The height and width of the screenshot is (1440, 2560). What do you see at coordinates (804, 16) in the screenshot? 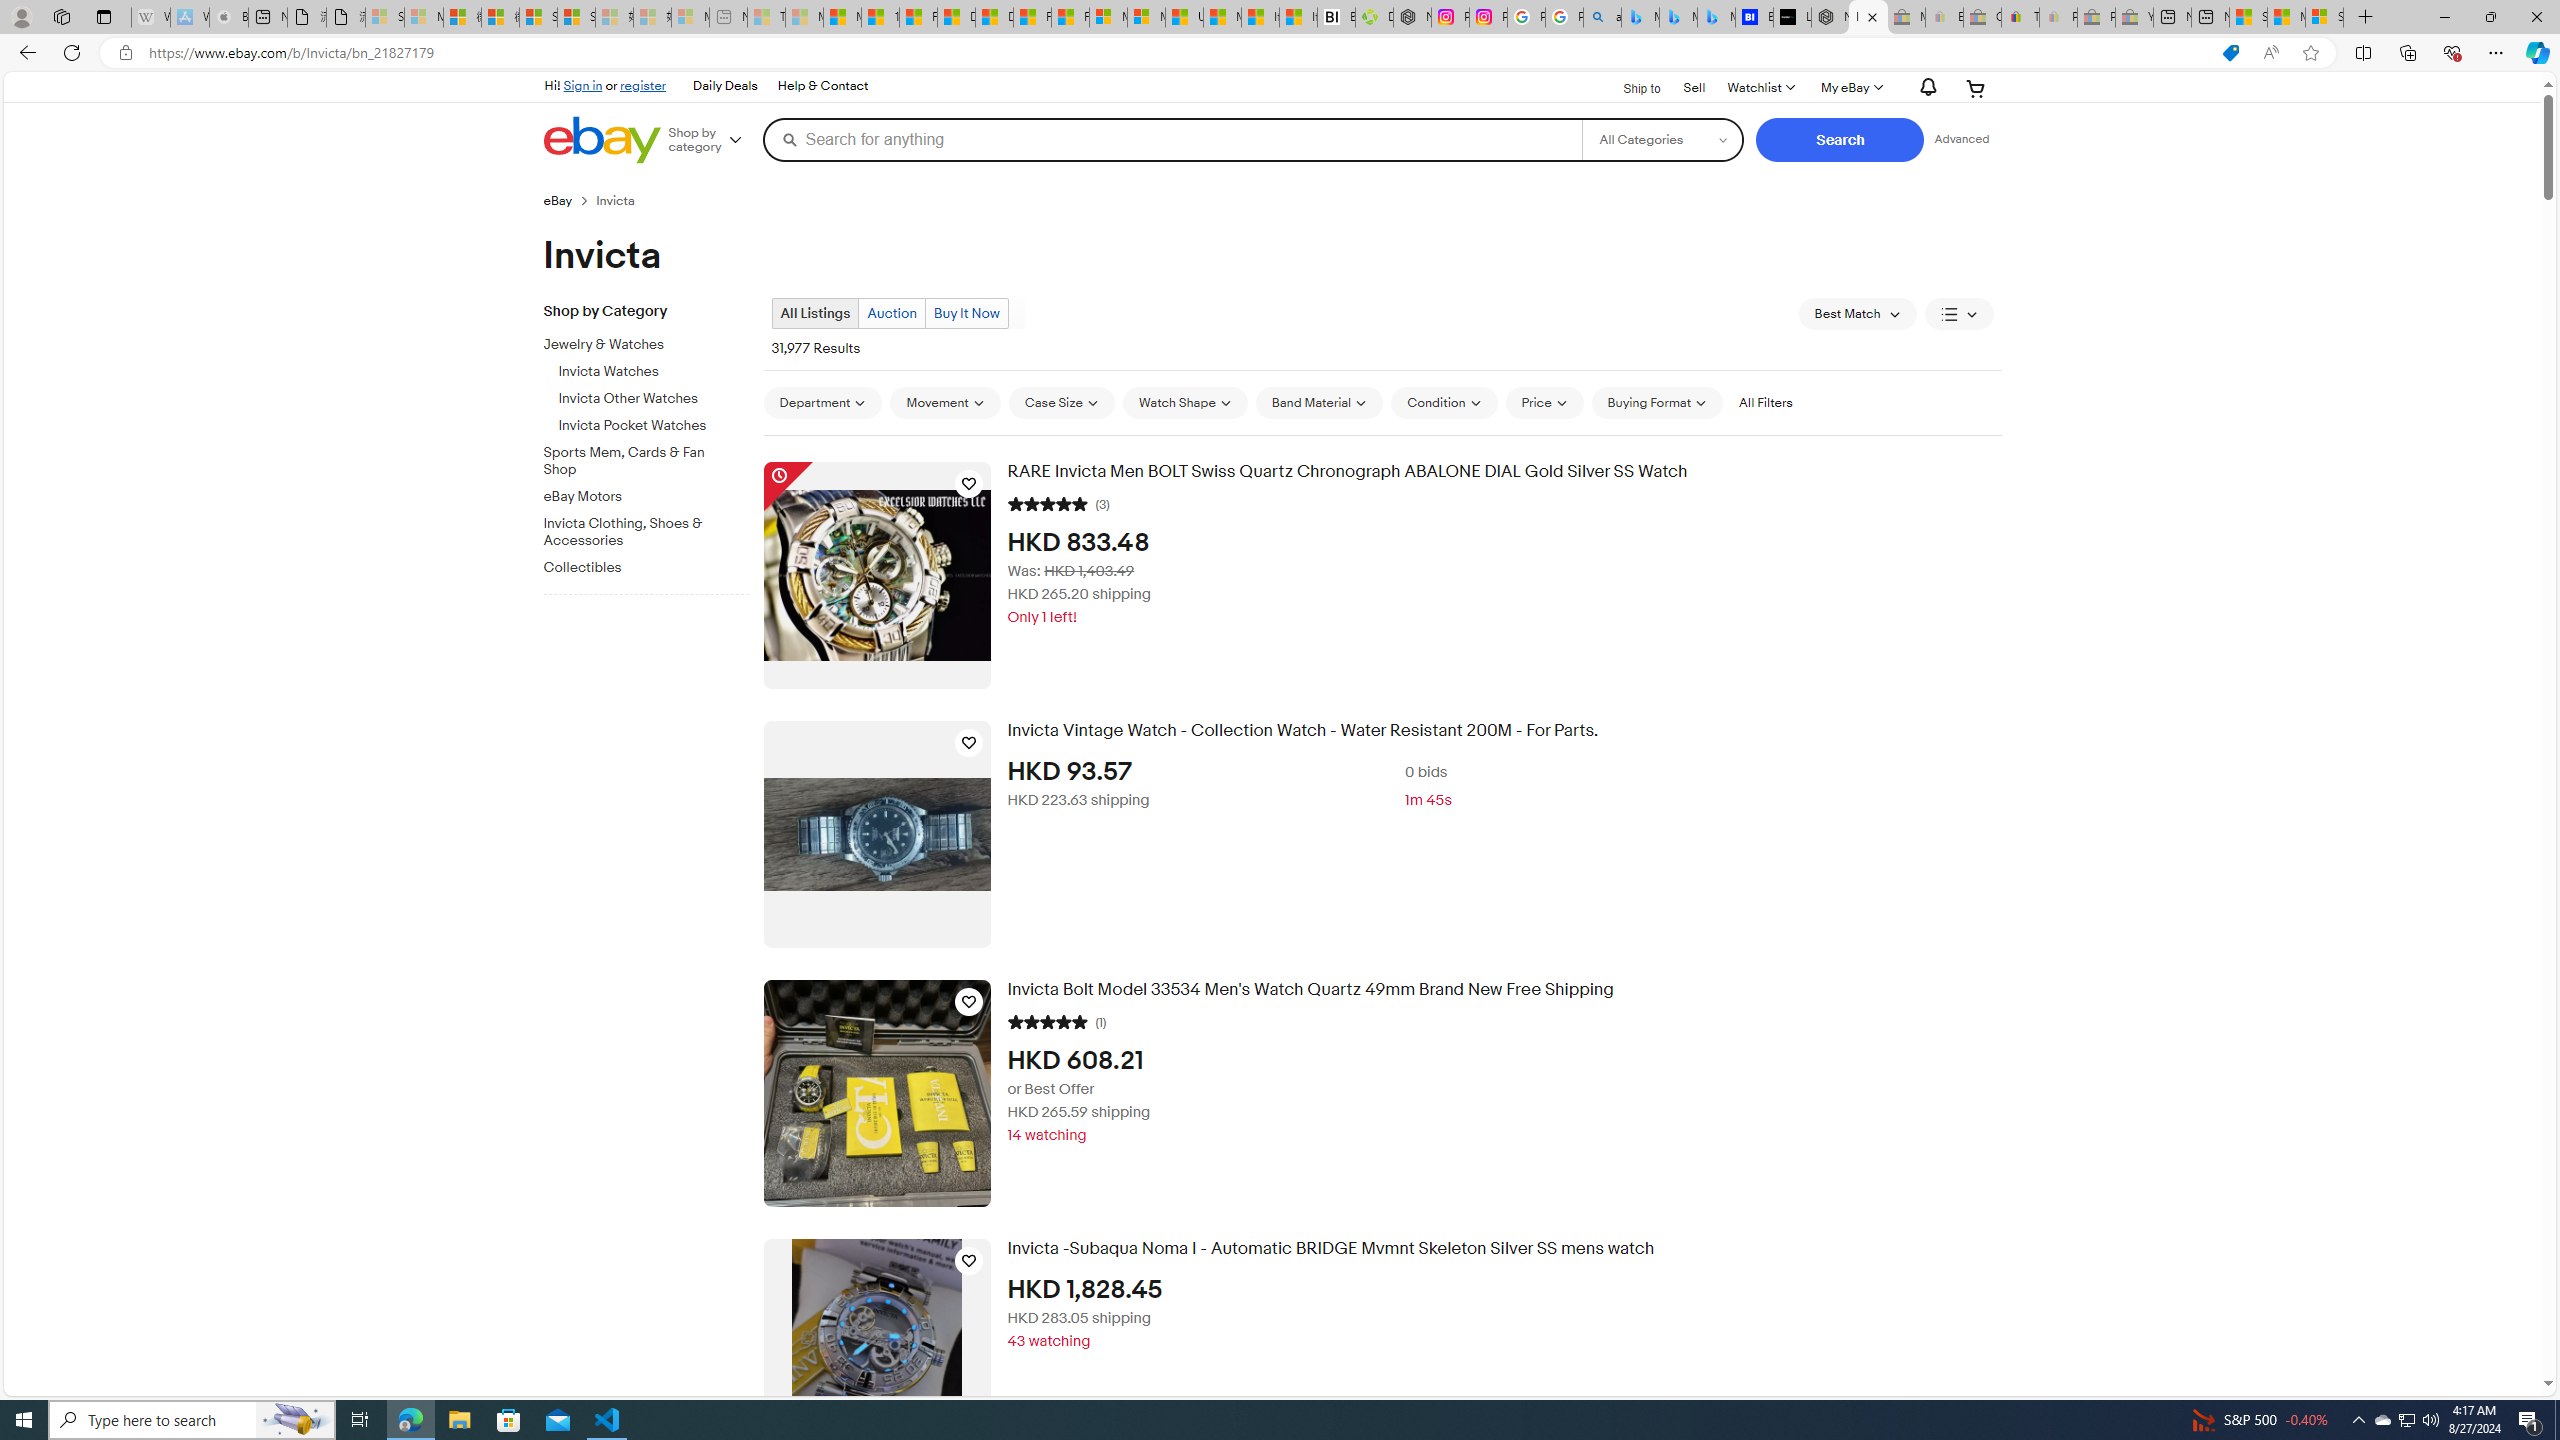
I see `'Marine life - MSN - Sleeping'` at bounding box center [804, 16].